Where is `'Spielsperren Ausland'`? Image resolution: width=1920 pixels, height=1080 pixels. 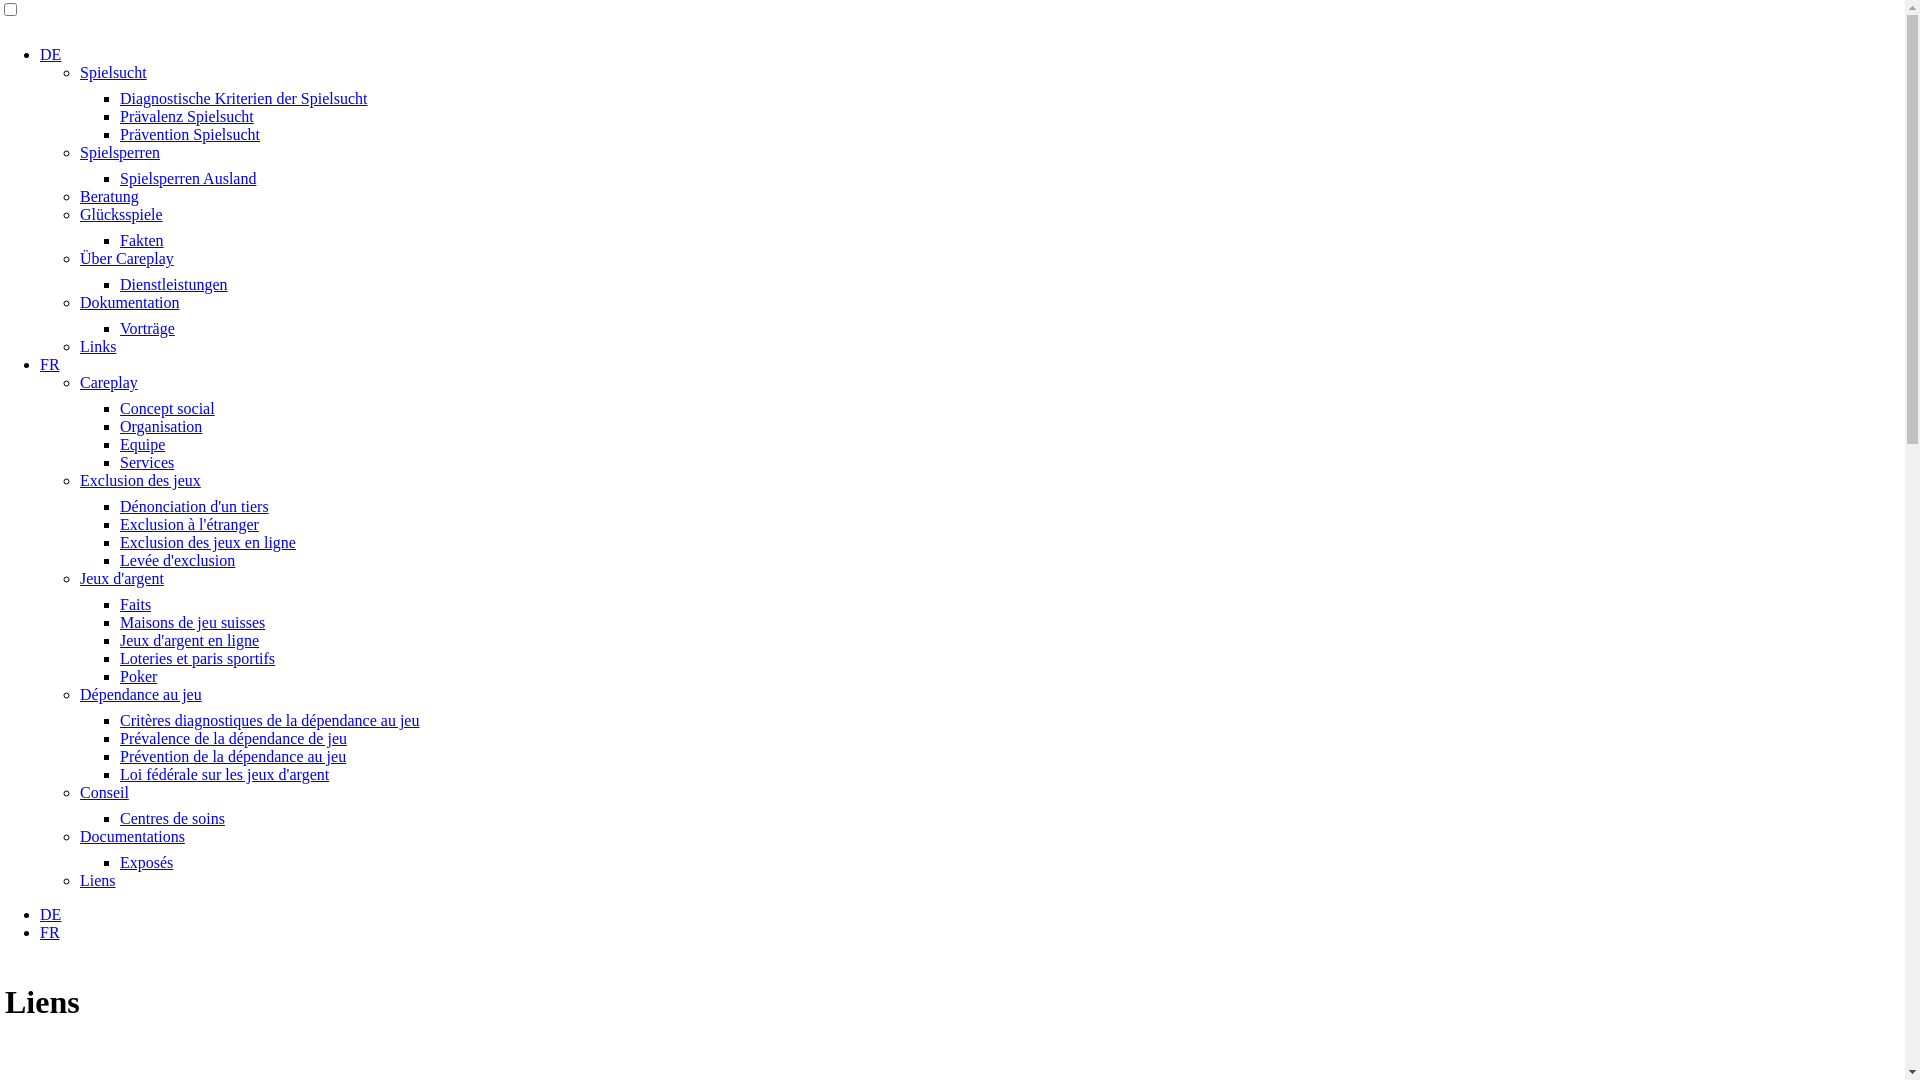
'Spielsperren Ausland' is located at coordinates (187, 177).